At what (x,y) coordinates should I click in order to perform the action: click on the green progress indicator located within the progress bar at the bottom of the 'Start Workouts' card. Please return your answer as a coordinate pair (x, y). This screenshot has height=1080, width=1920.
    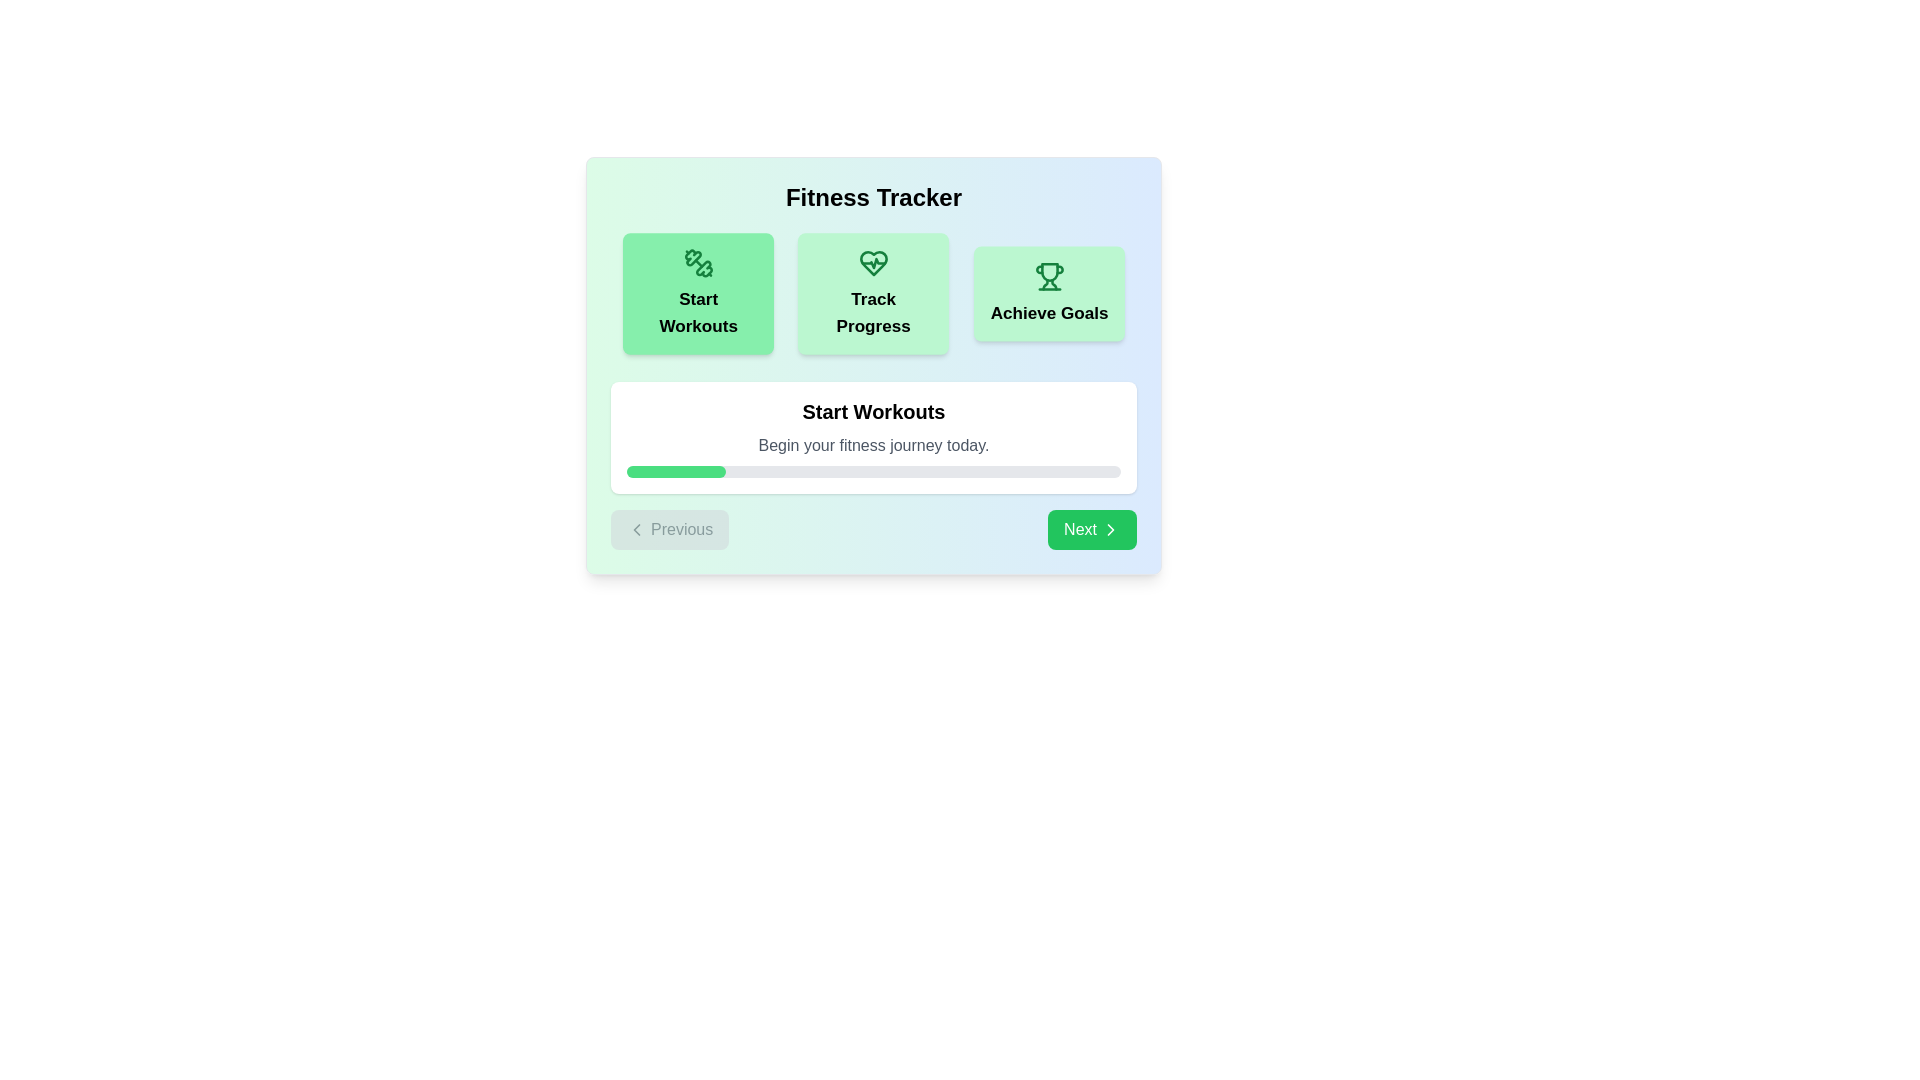
    Looking at the image, I should click on (676, 471).